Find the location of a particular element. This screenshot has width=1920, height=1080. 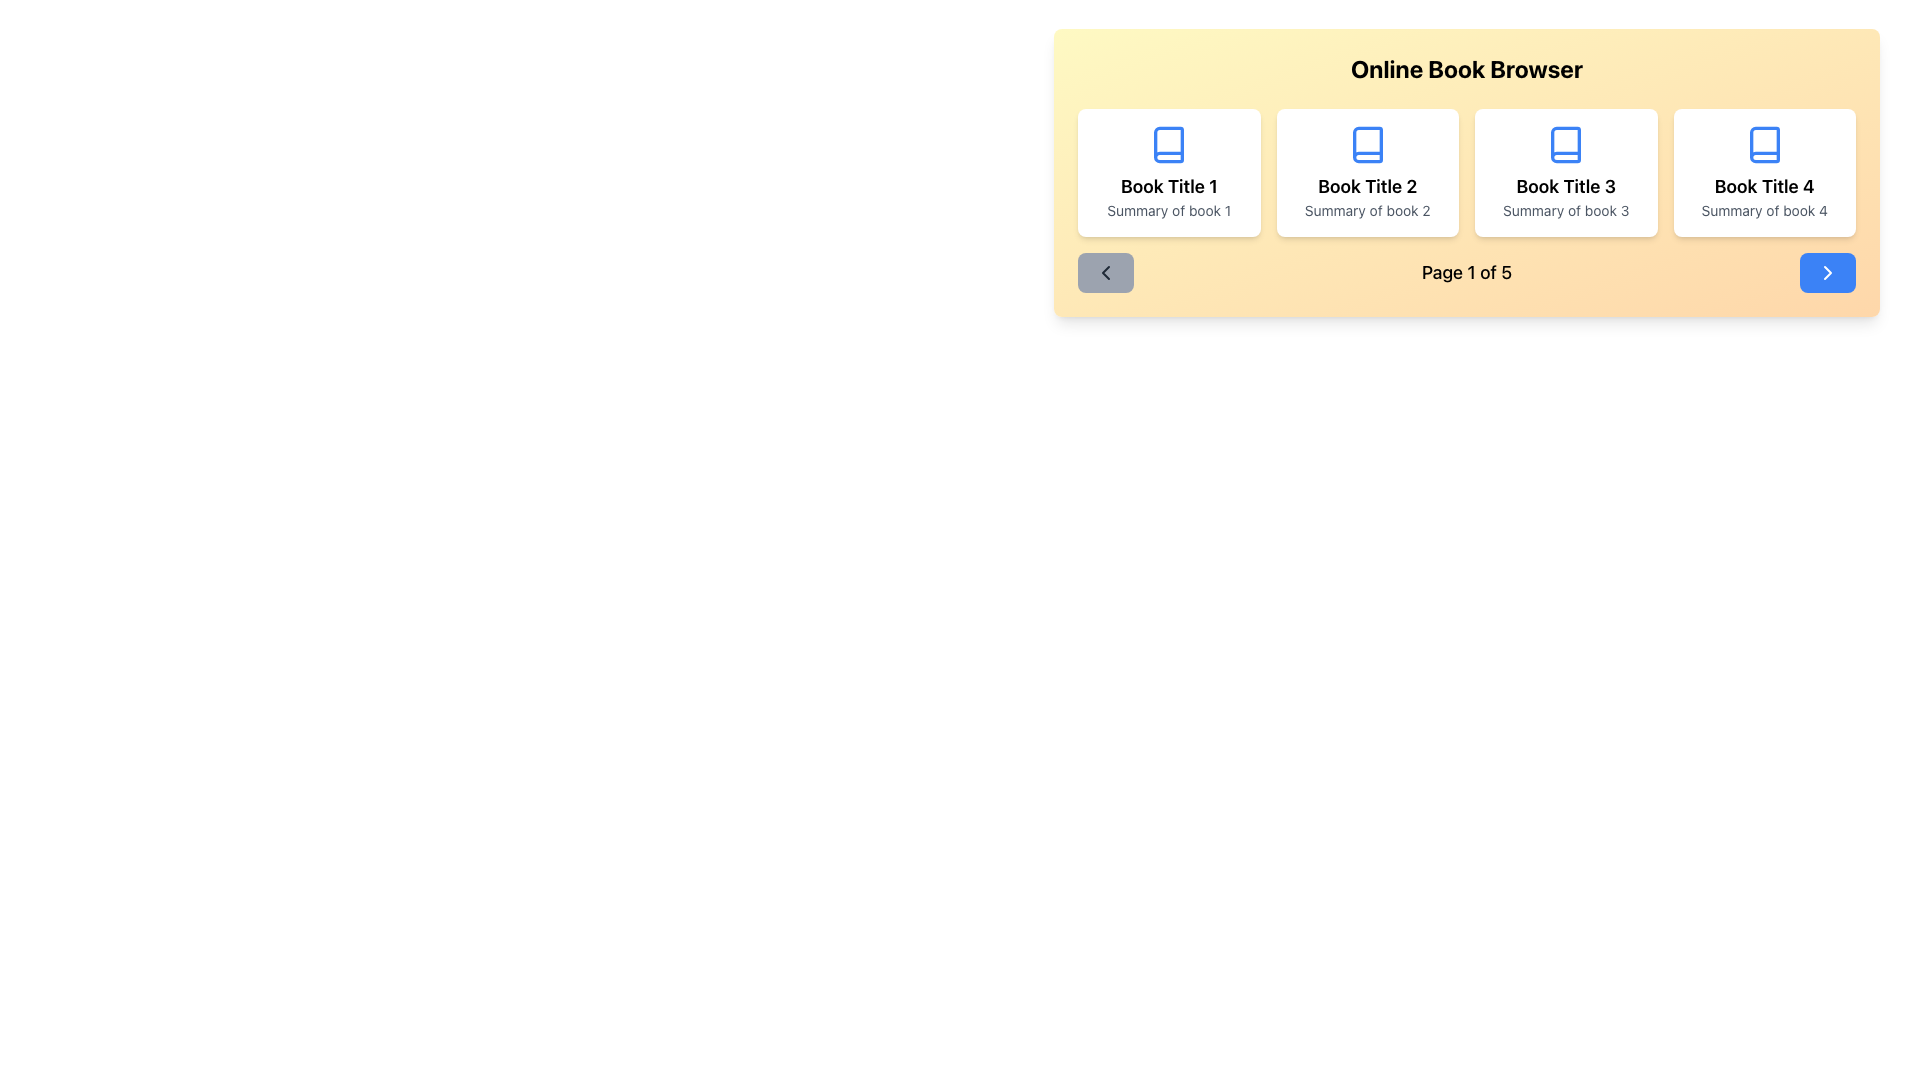

the visually styled book icon titled 'Book Title 2' with the subtitle 'Summary of book 2', which is the second card in a horizontal list of book items in the carousel is located at coordinates (1366, 144).